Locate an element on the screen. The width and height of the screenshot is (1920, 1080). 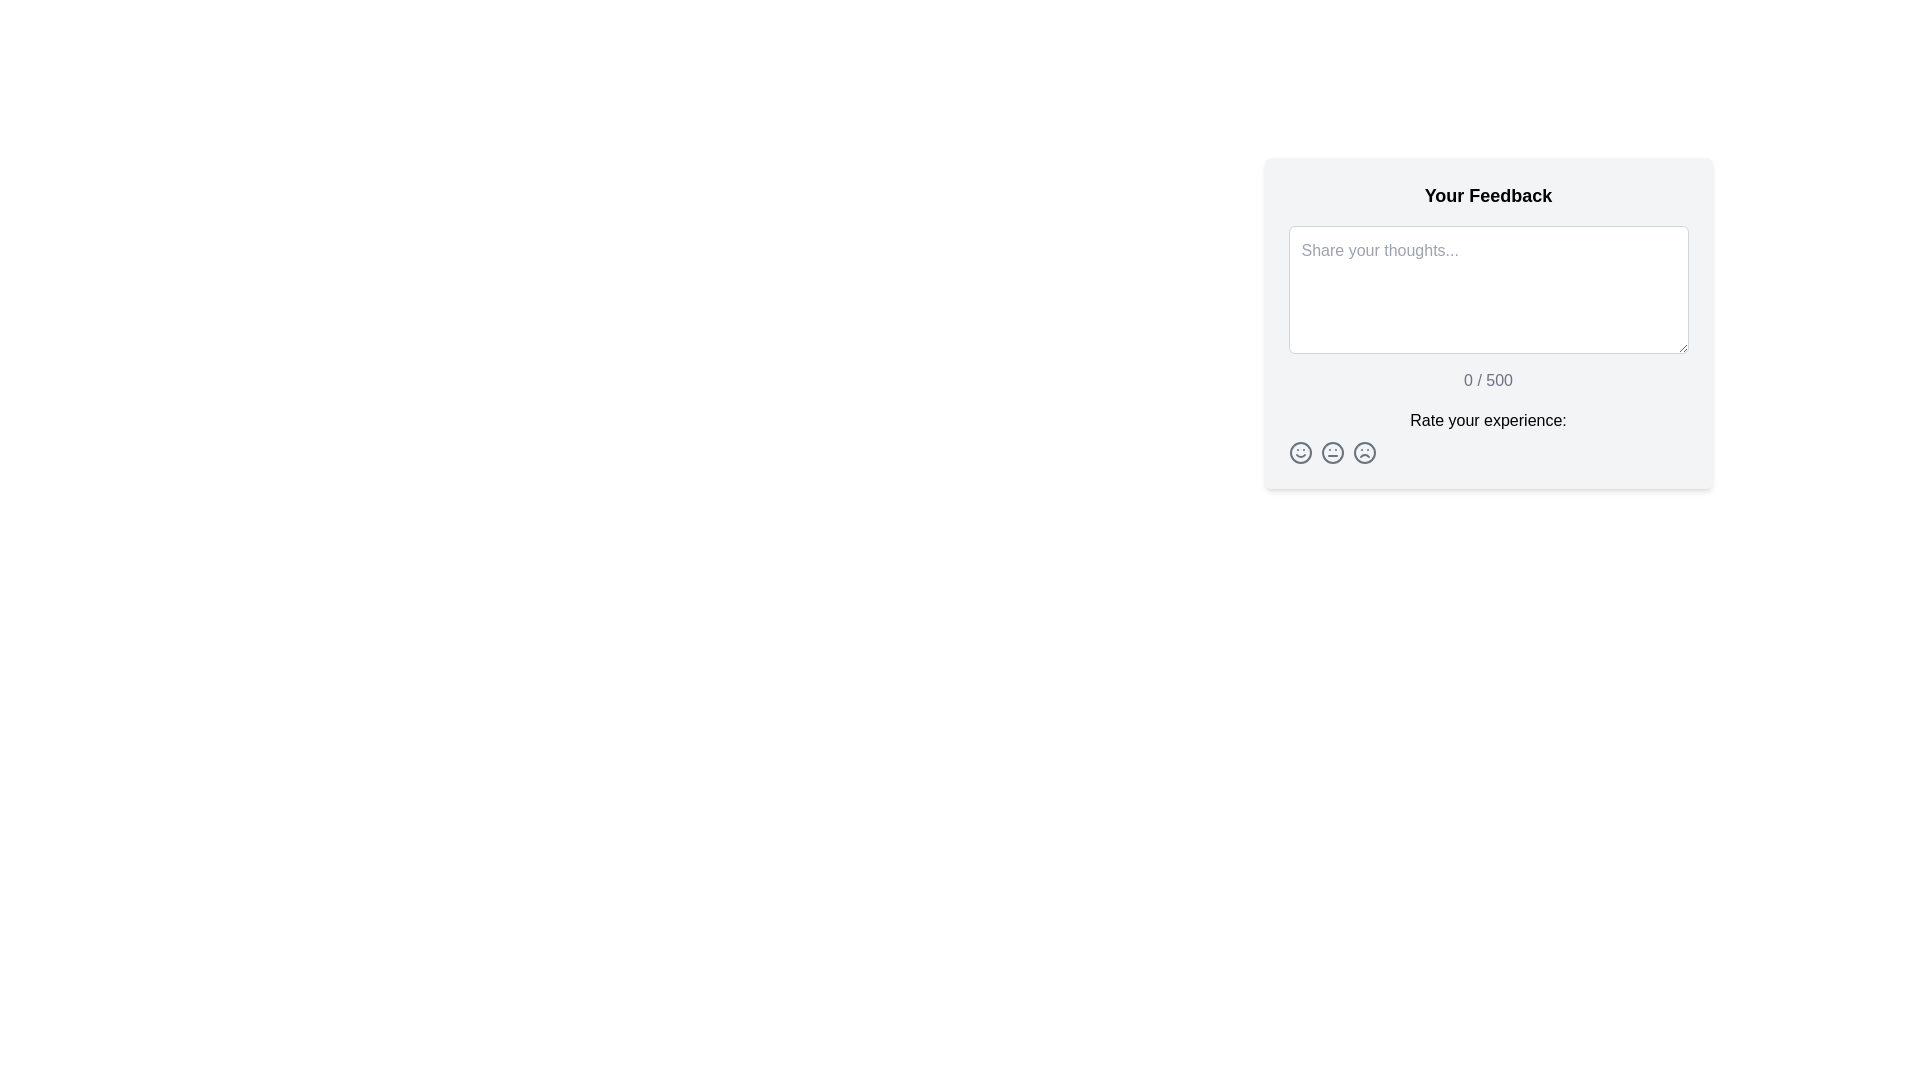
the circular smiley face icon with a gray stroke located in the bottom-left corner of the feedback card is located at coordinates (1300, 452).